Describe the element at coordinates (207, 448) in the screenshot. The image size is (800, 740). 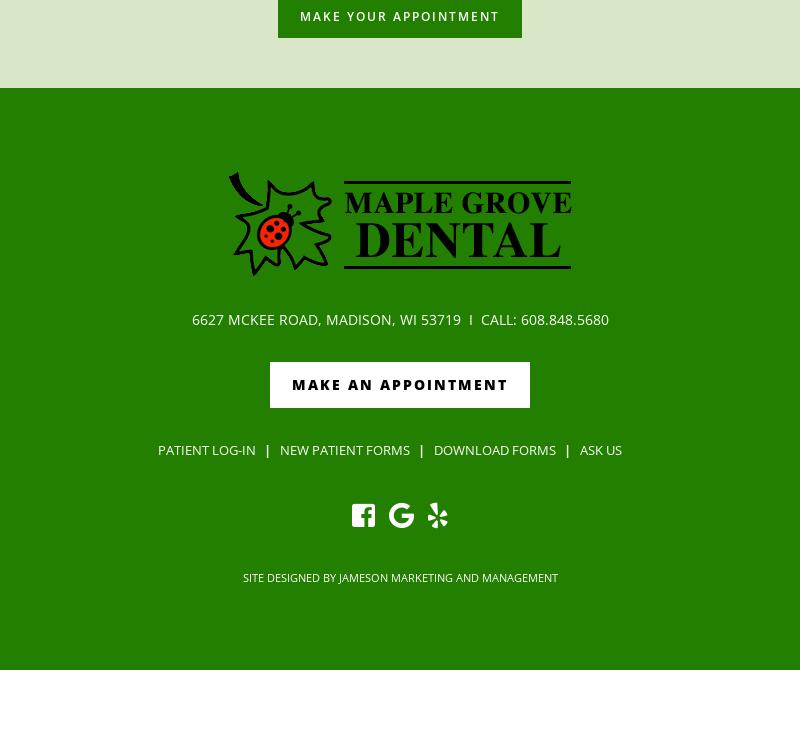
I see `'Patient Log-in'` at that location.